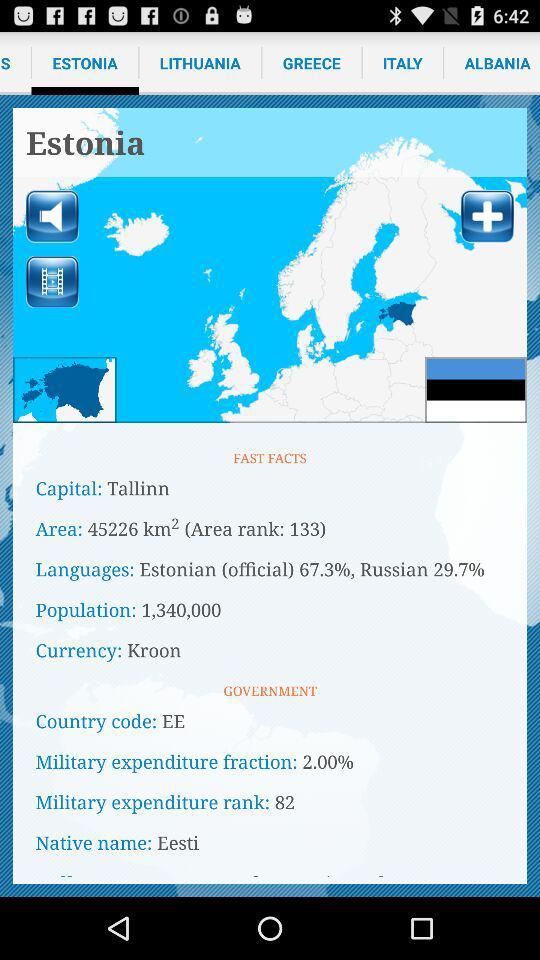 Image resolution: width=540 pixels, height=960 pixels. What do you see at coordinates (475, 388) in the screenshot?
I see `flag icon` at bounding box center [475, 388].